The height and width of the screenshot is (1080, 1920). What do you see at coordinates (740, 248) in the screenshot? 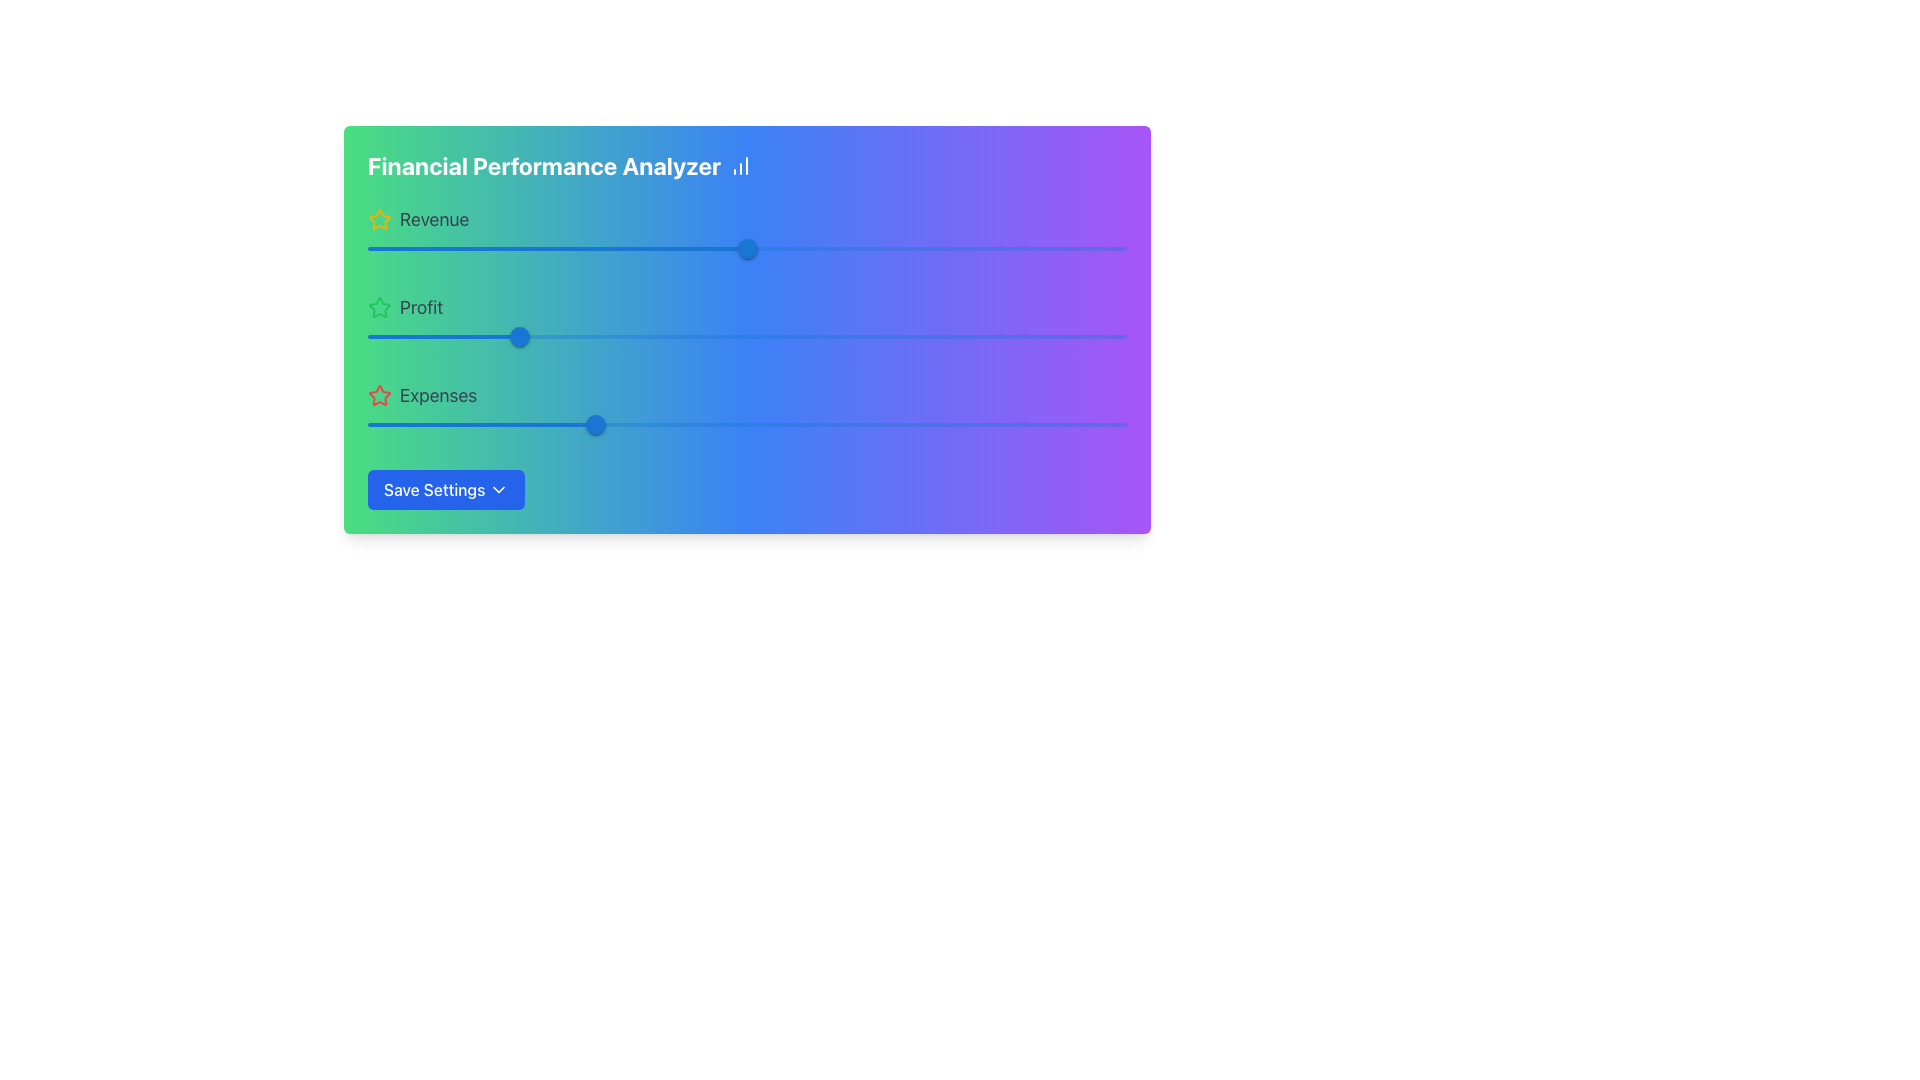
I see `the slider value` at bounding box center [740, 248].